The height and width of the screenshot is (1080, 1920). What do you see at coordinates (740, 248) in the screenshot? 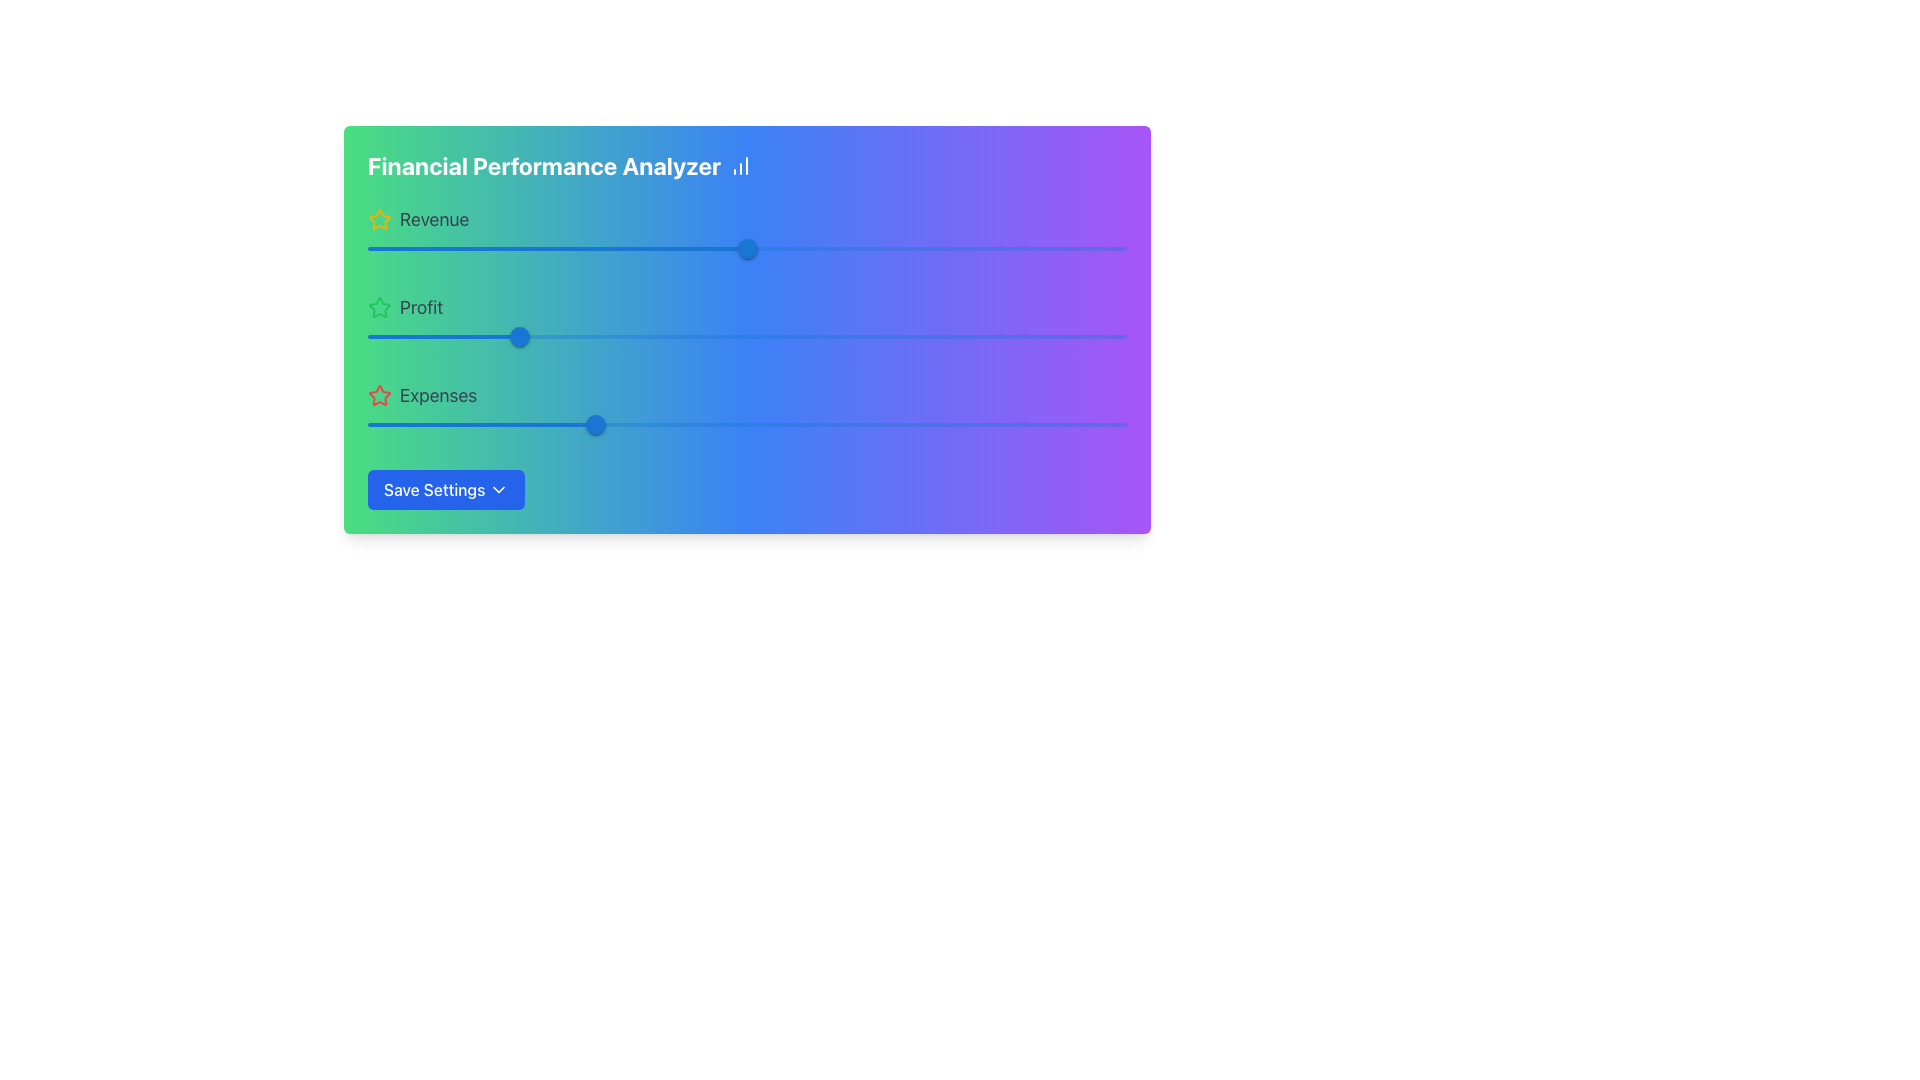
I see `the slider value` at bounding box center [740, 248].